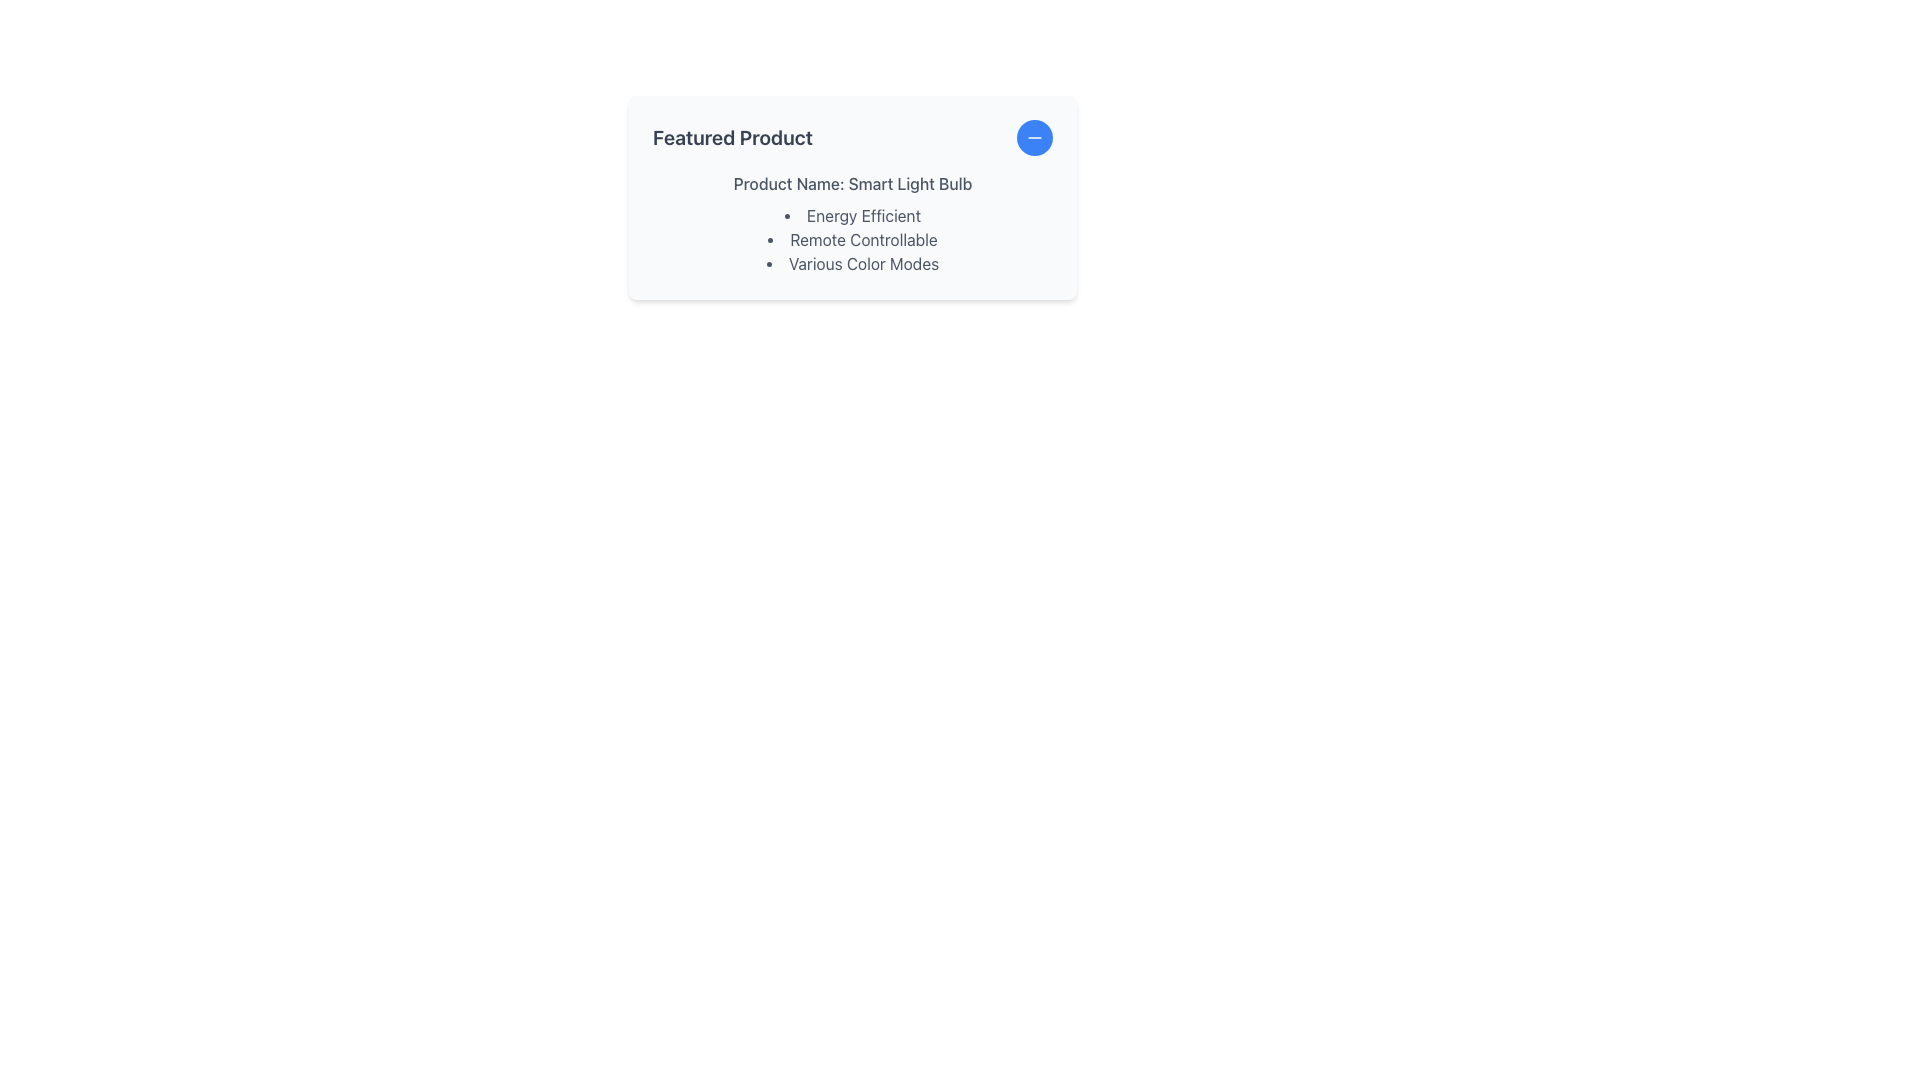 This screenshot has width=1920, height=1080. Describe the element at coordinates (853, 238) in the screenshot. I see `the second item in the bulleted list that describes the product's capability to be remote controlled, located below the title 'Product Name: Smart Light Bulb'` at that location.